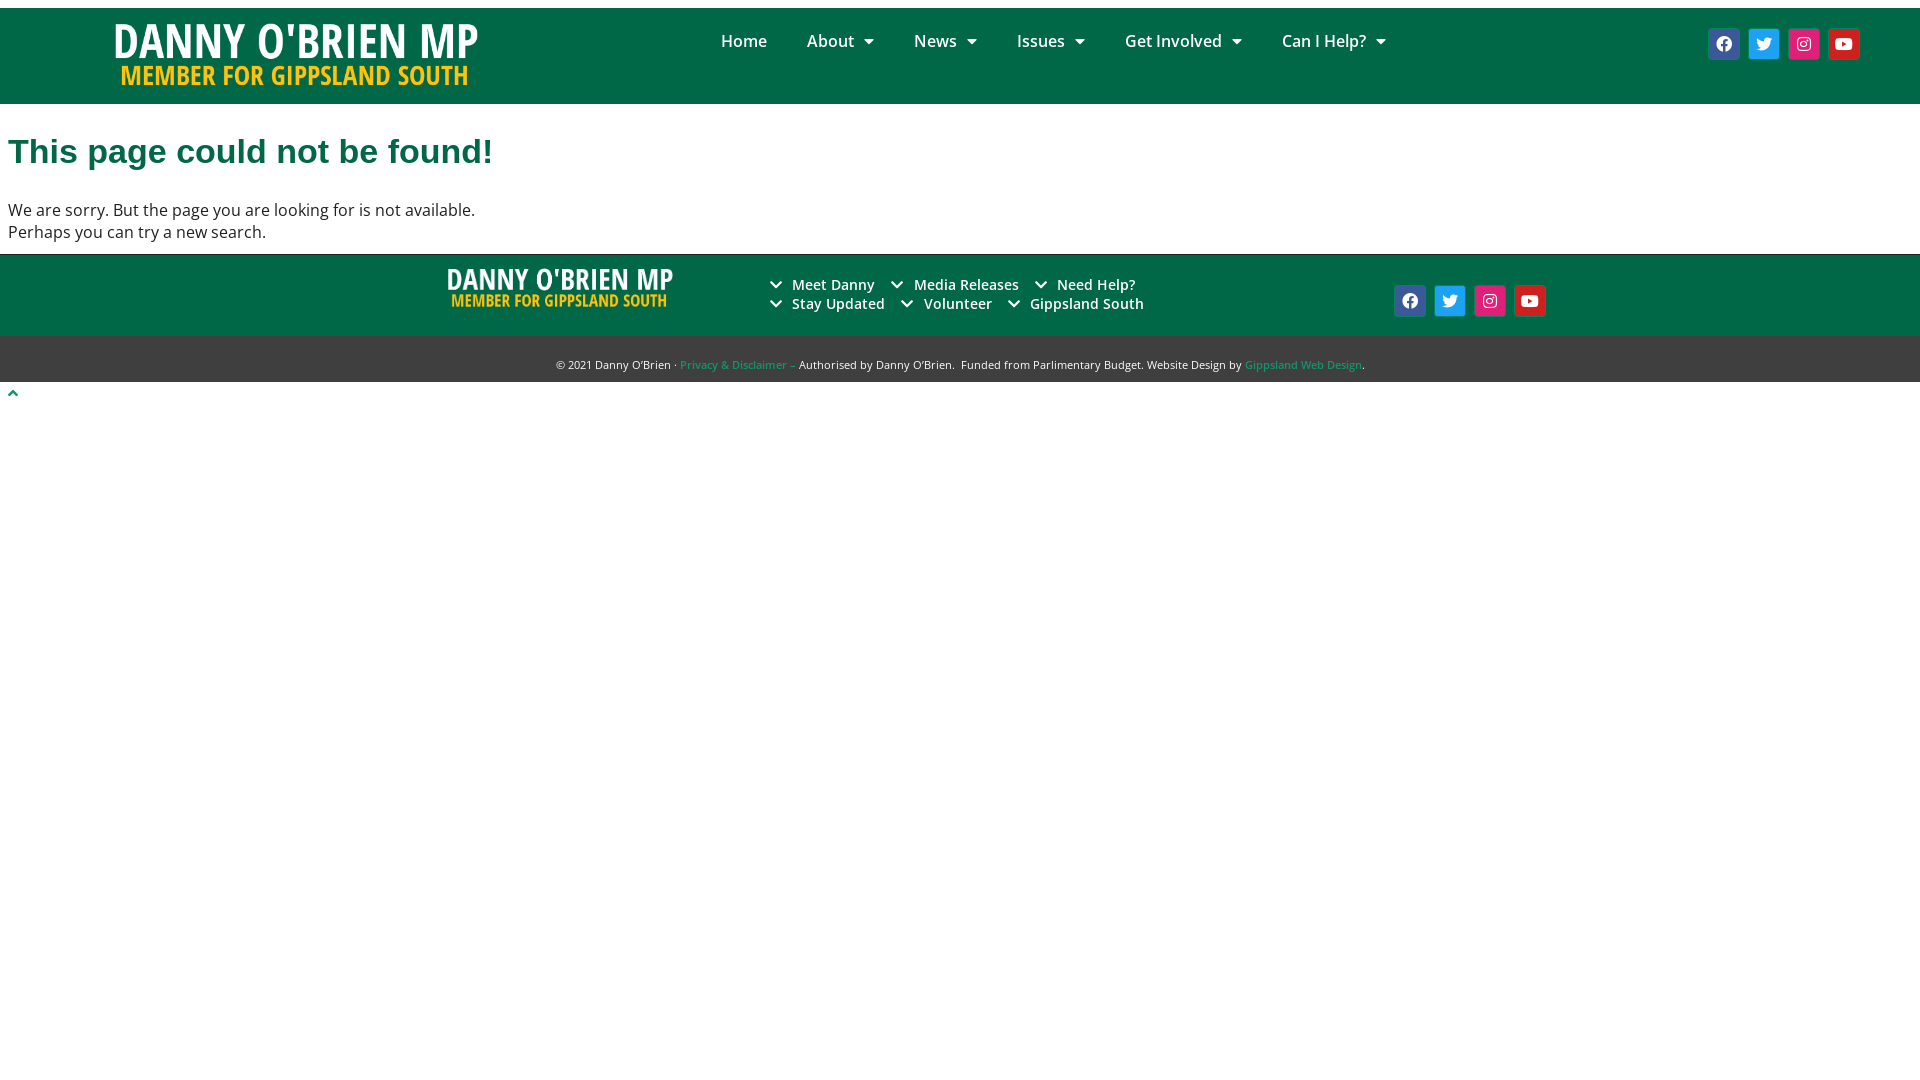 This screenshot has width=1920, height=1080. Describe the element at coordinates (840, 41) in the screenshot. I see `'About'` at that location.